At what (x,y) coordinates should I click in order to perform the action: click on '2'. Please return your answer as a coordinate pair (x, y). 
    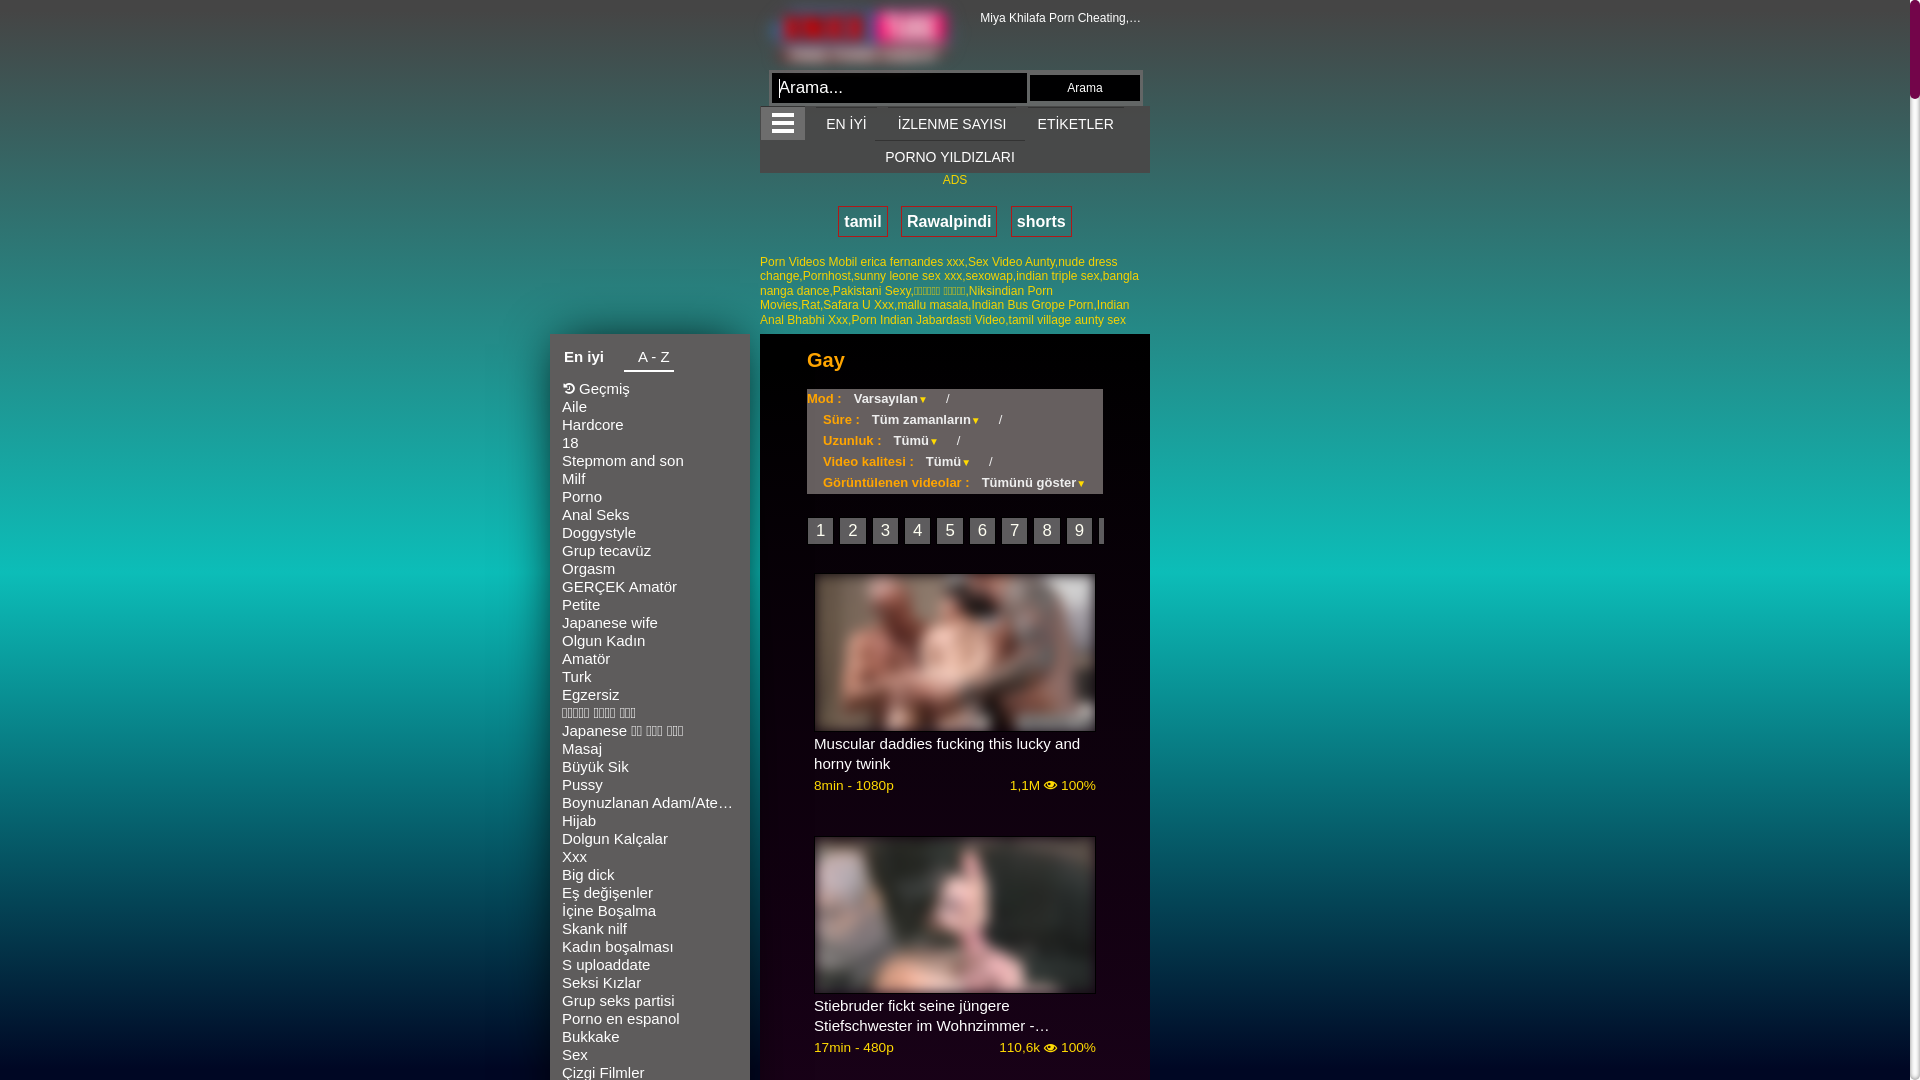
    Looking at the image, I should click on (852, 530).